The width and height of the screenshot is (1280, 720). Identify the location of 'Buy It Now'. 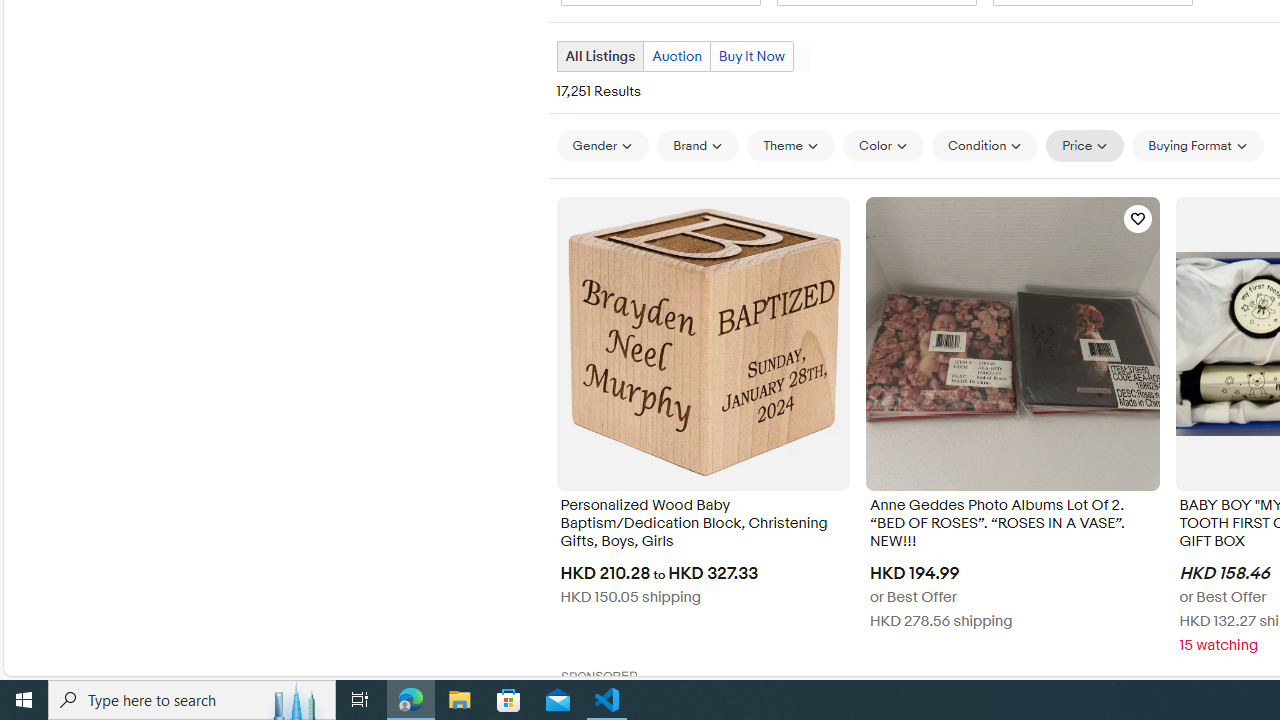
(751, 55).